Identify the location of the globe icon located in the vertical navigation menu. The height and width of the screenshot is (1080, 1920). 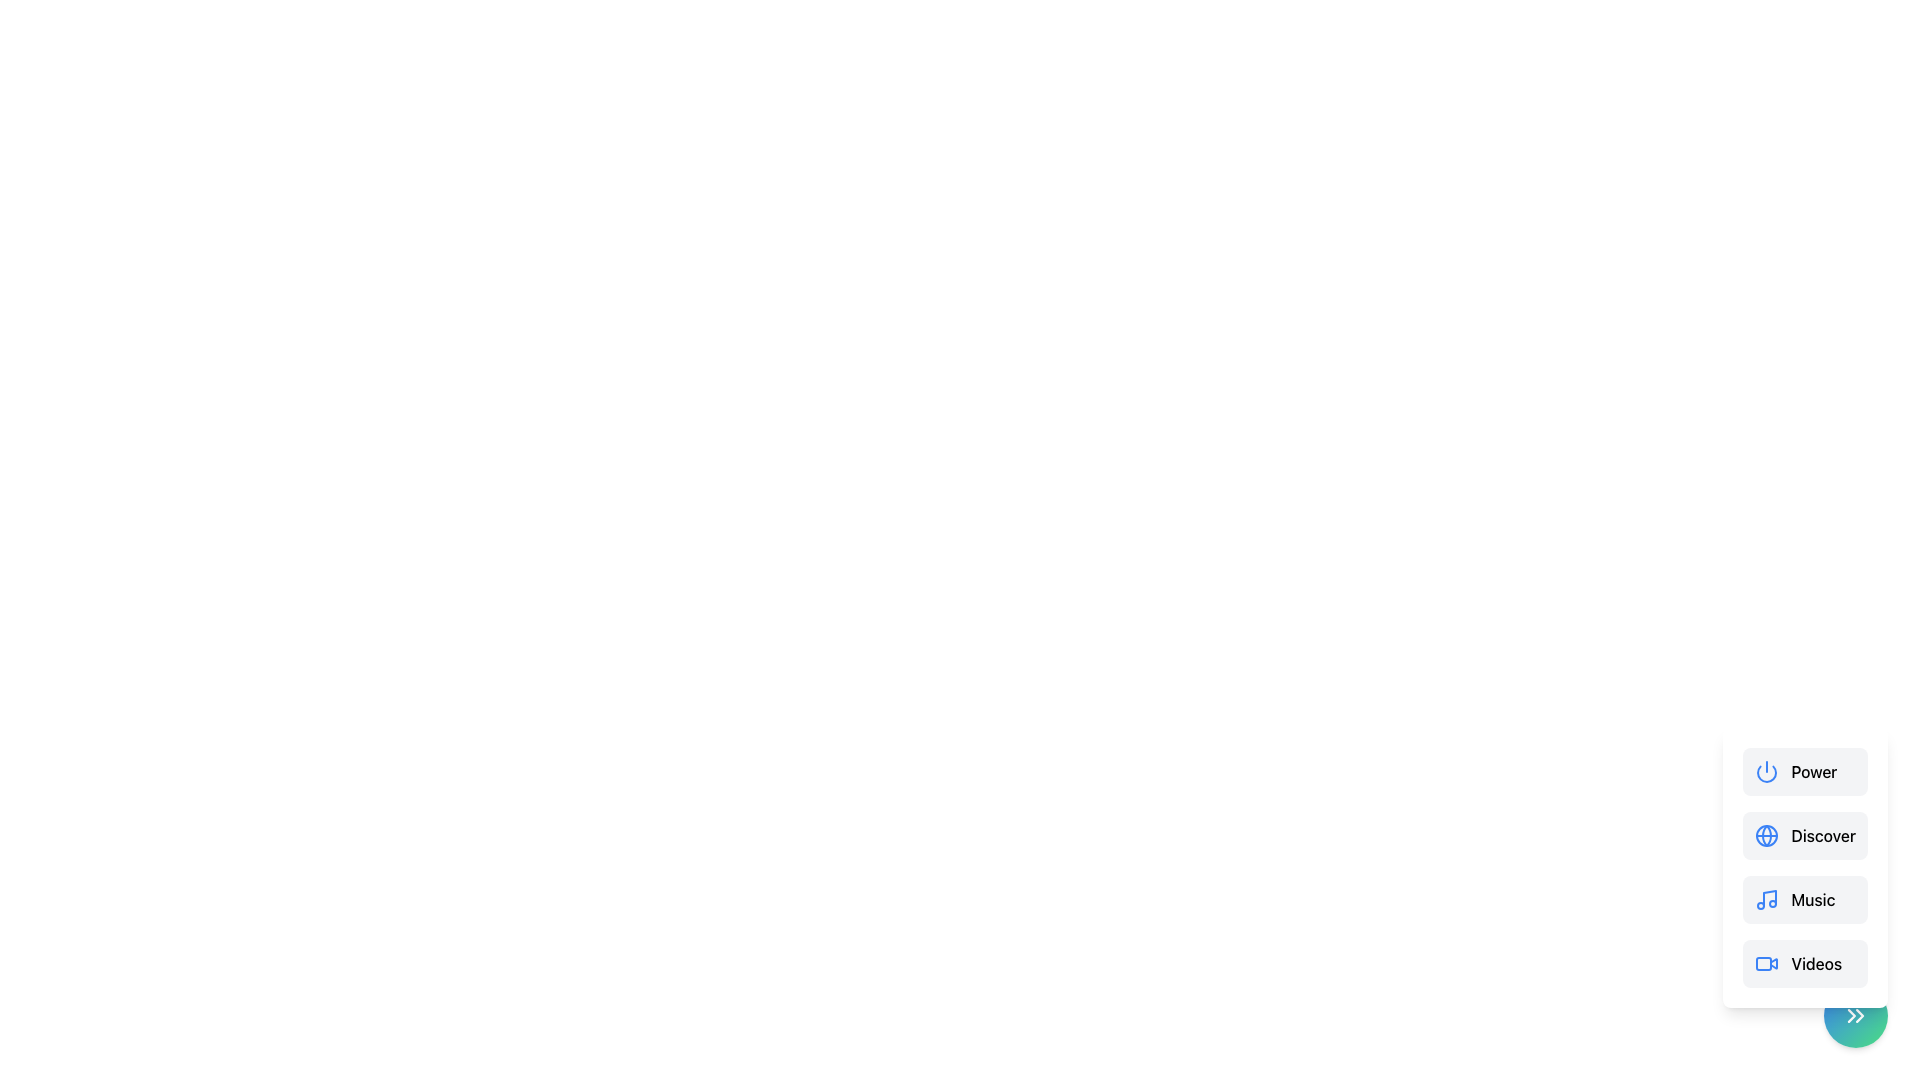
(1767, 836).